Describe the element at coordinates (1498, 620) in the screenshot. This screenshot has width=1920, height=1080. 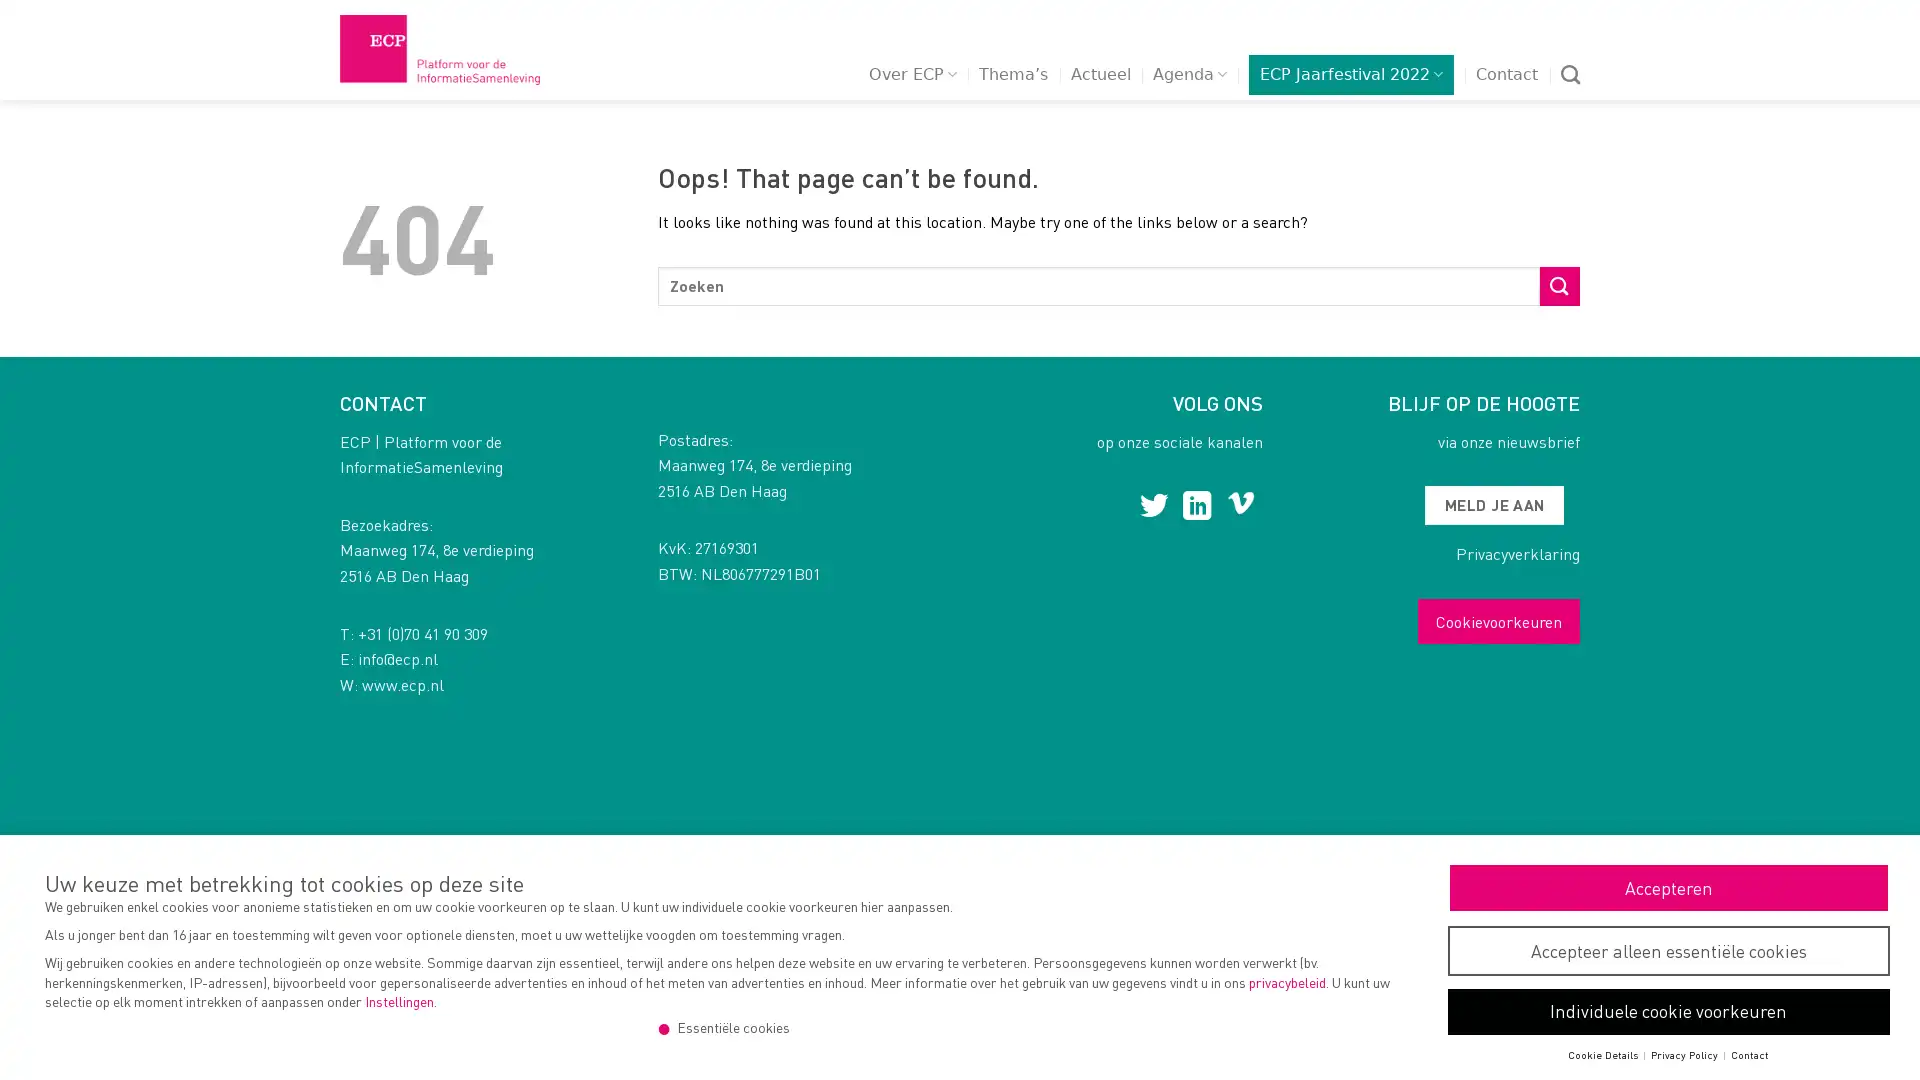
I see `Cookievoorkeuren` at that location.